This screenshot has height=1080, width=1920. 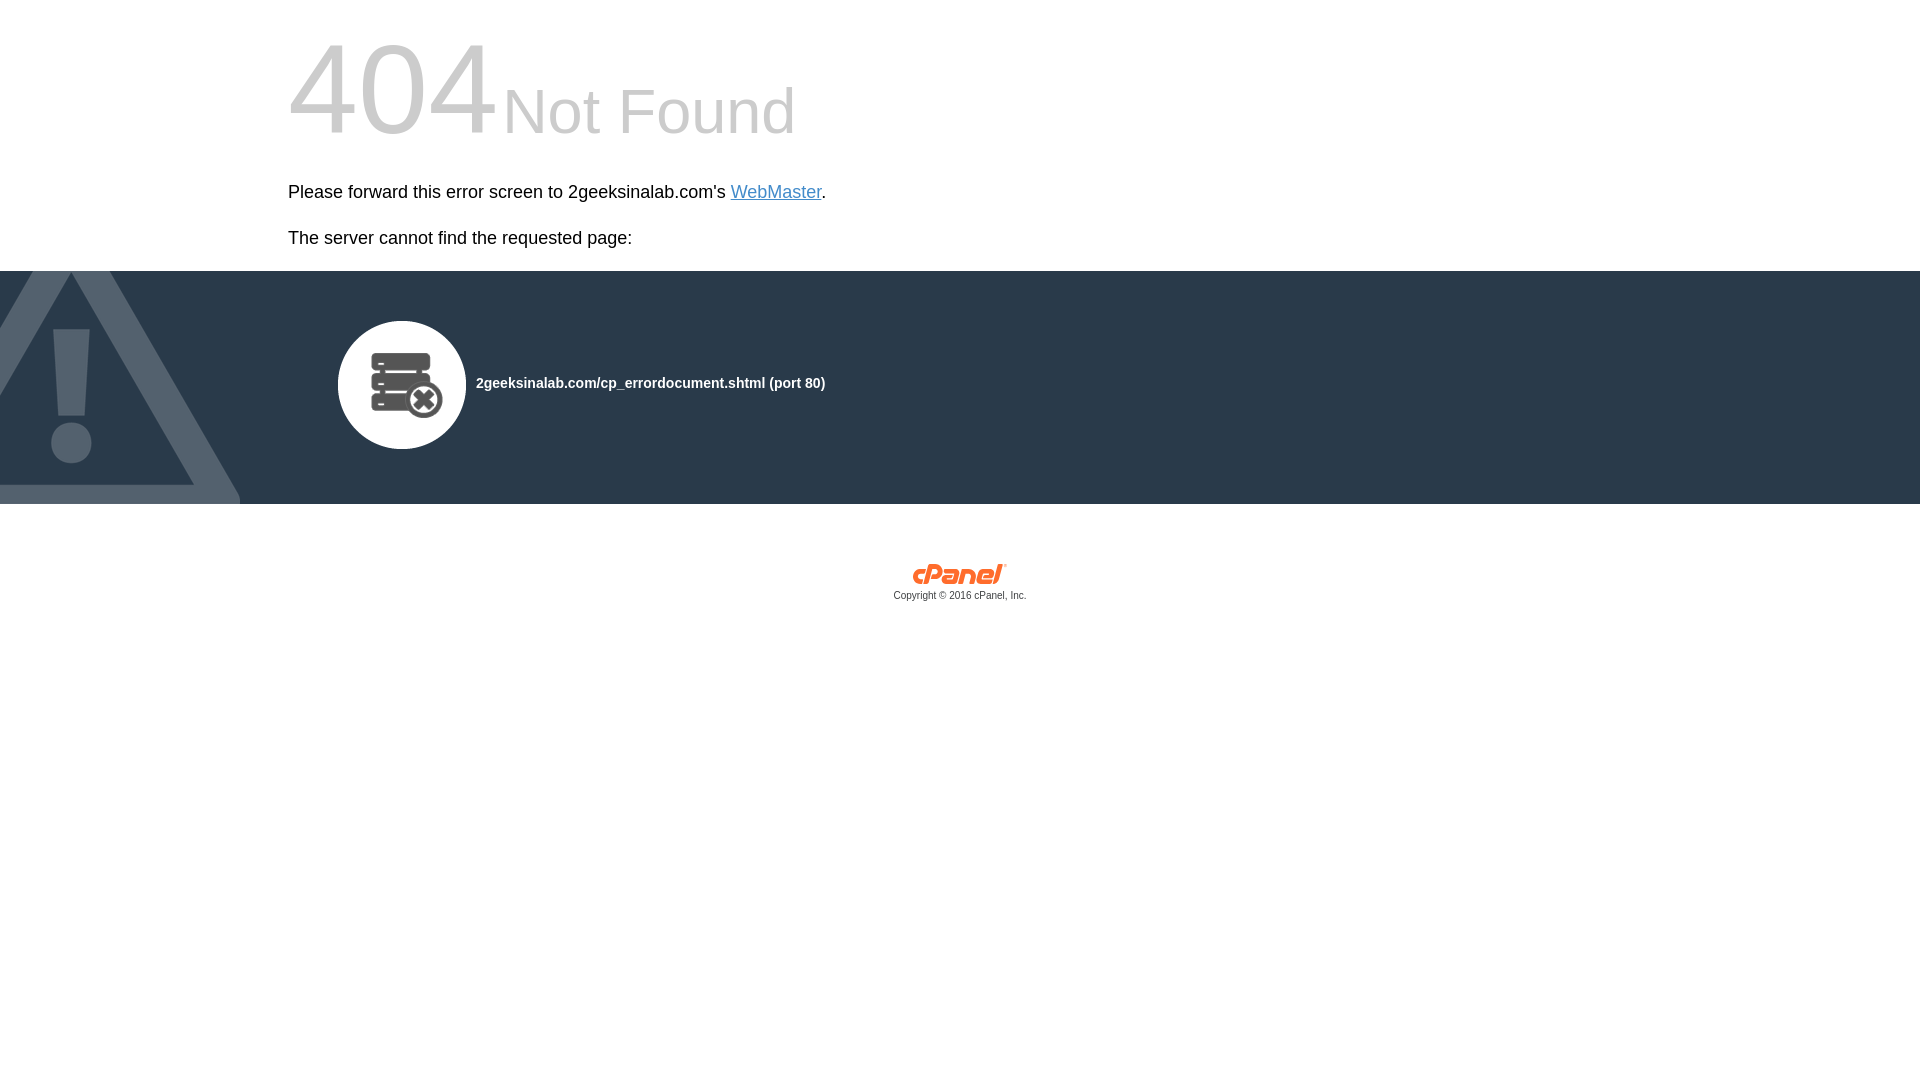 What do you see at coordinates (729, 192) in the screenshot?
I see `'WebMaster'` at bounding box center [729, 192].